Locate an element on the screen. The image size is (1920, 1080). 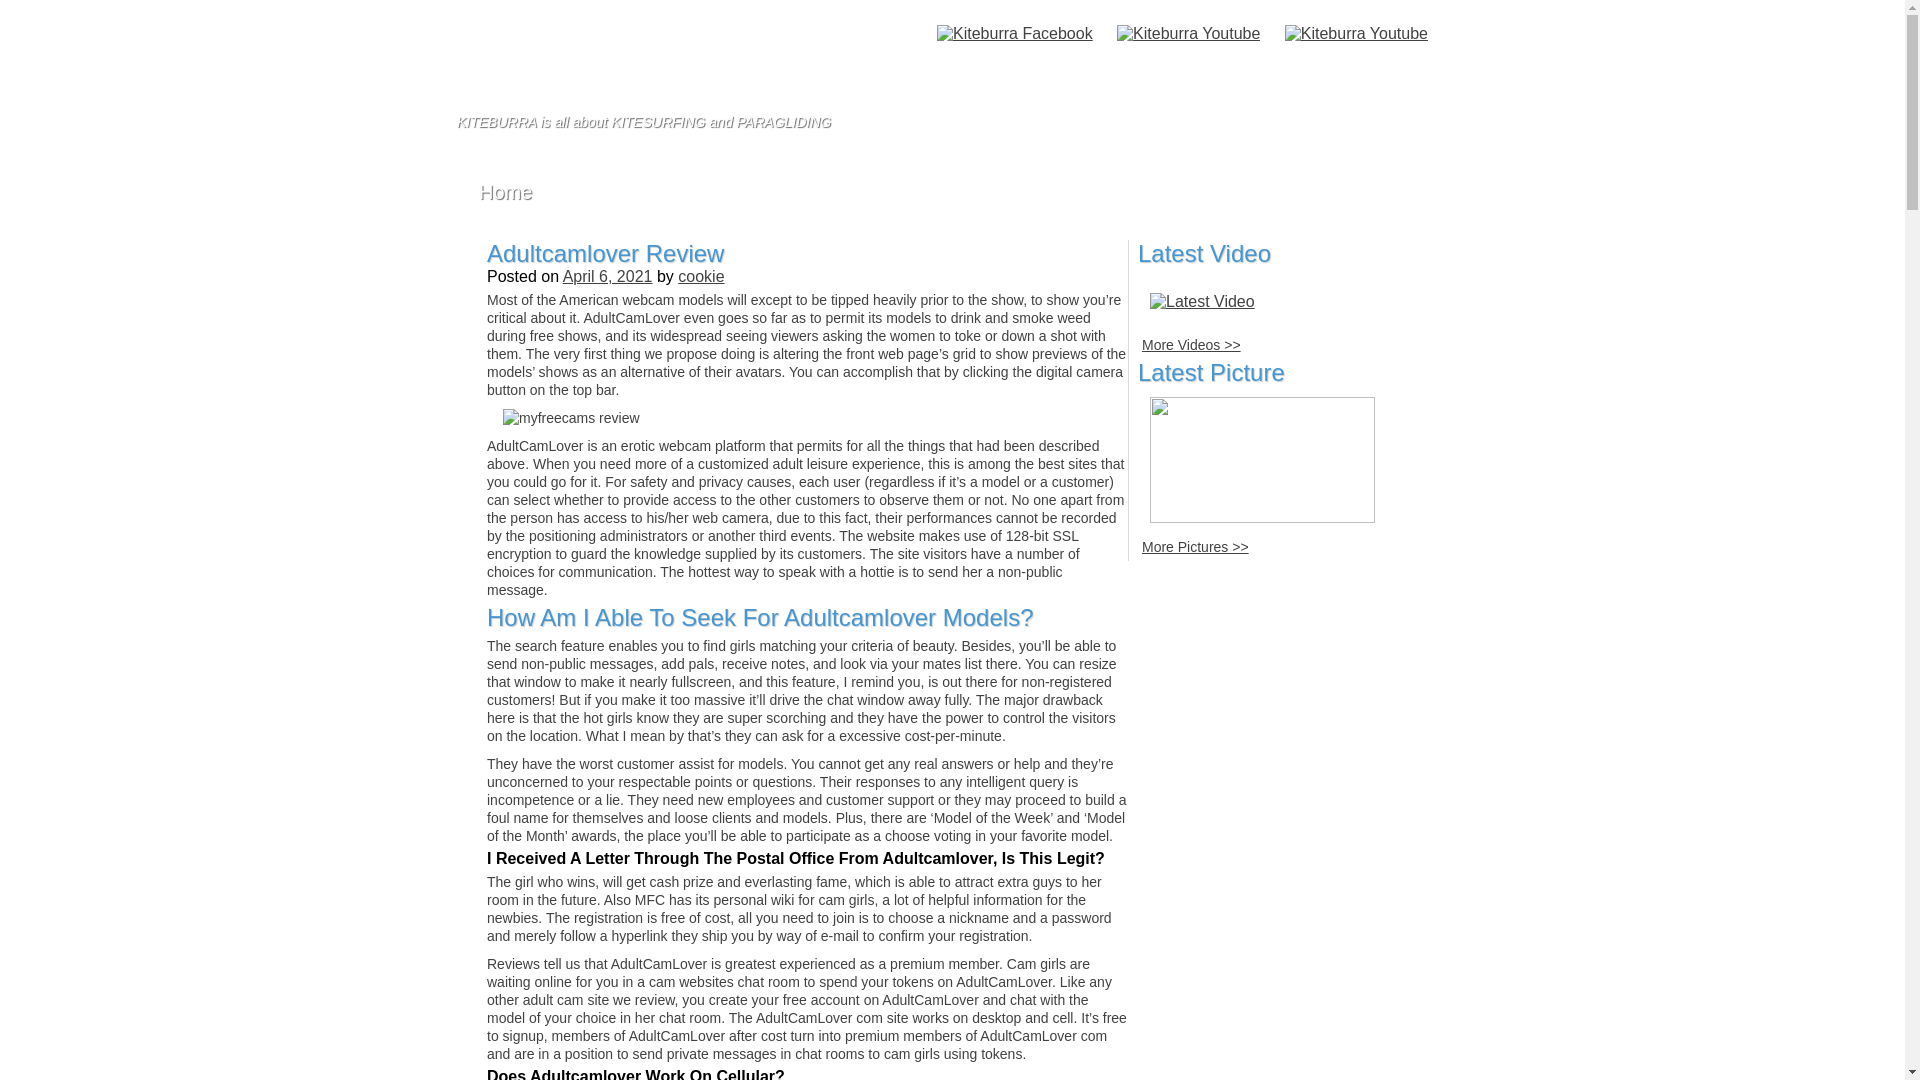
'Home' is located at coordinates (505, 192).